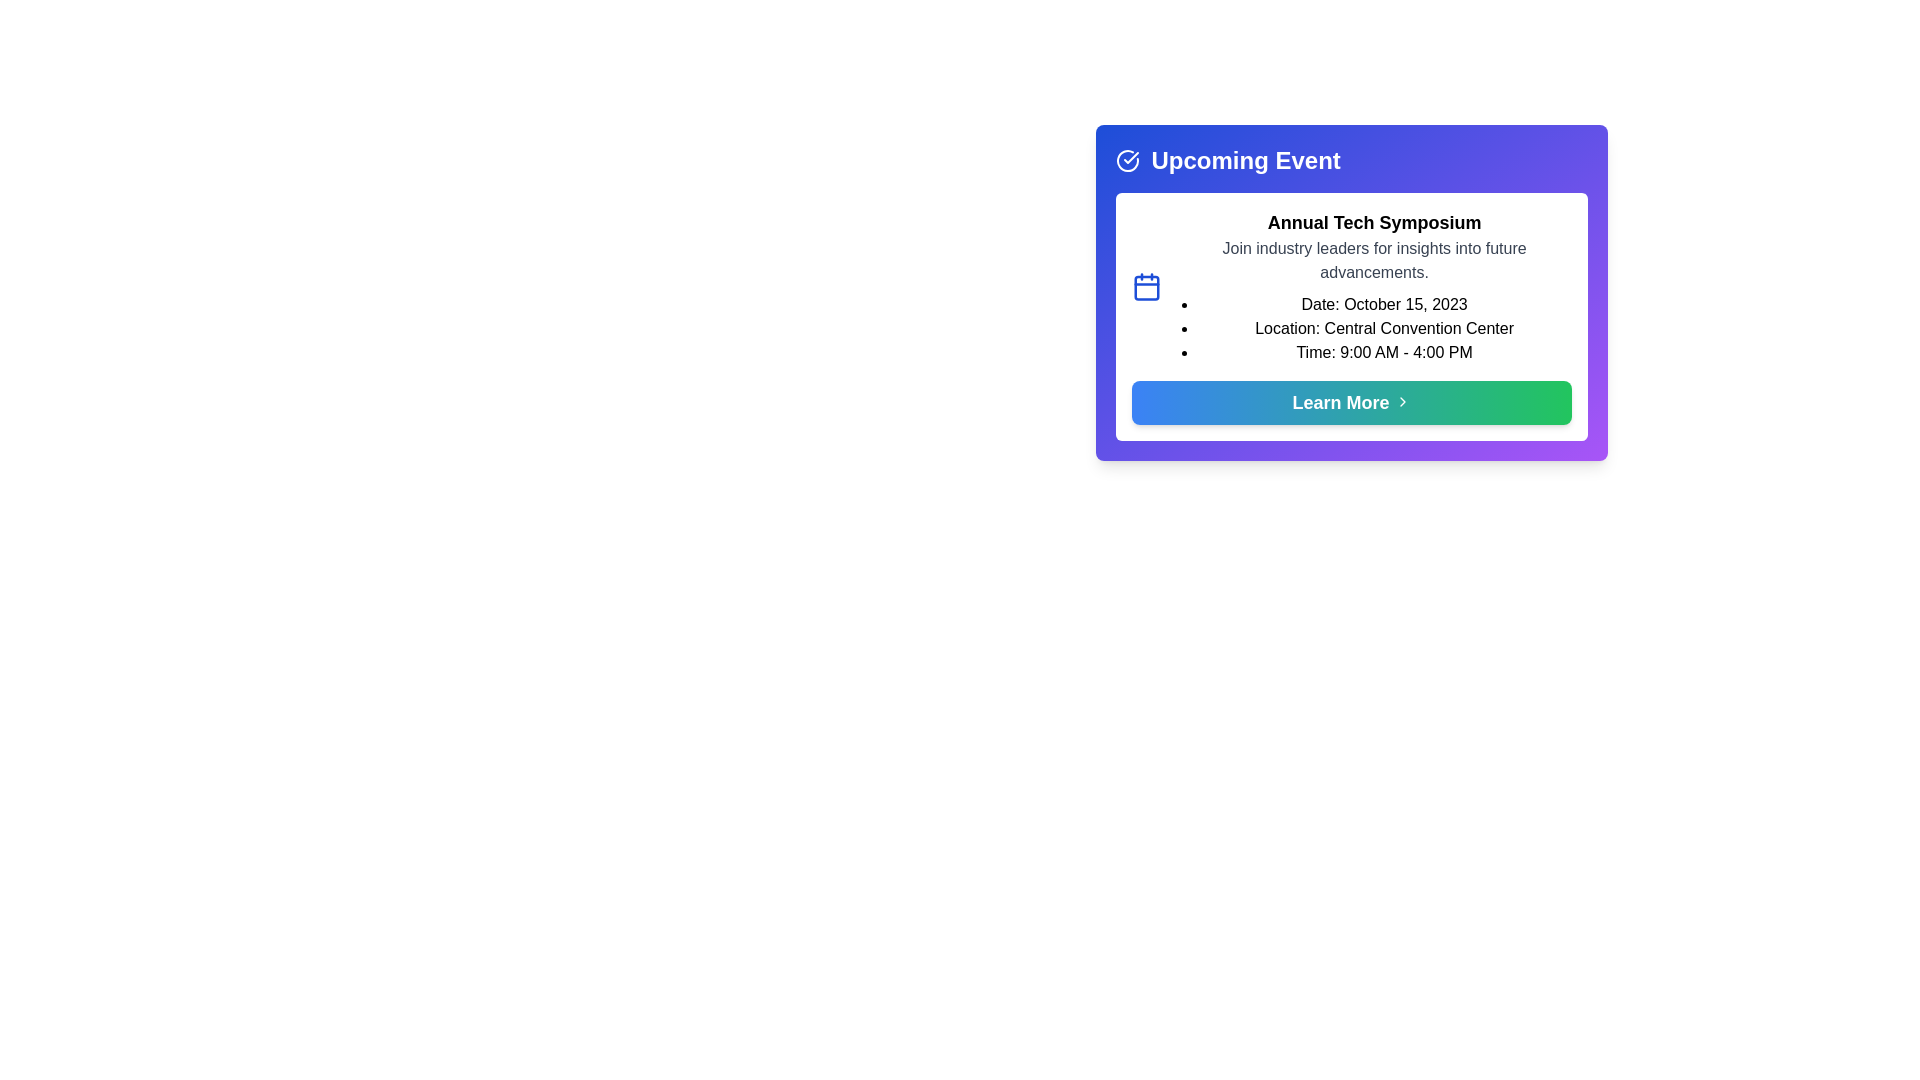  What do you see at coordinates (1146, 286) in the screenshot?
I see `the calendar icon to interact with it` at bounding box center [1146, 286].